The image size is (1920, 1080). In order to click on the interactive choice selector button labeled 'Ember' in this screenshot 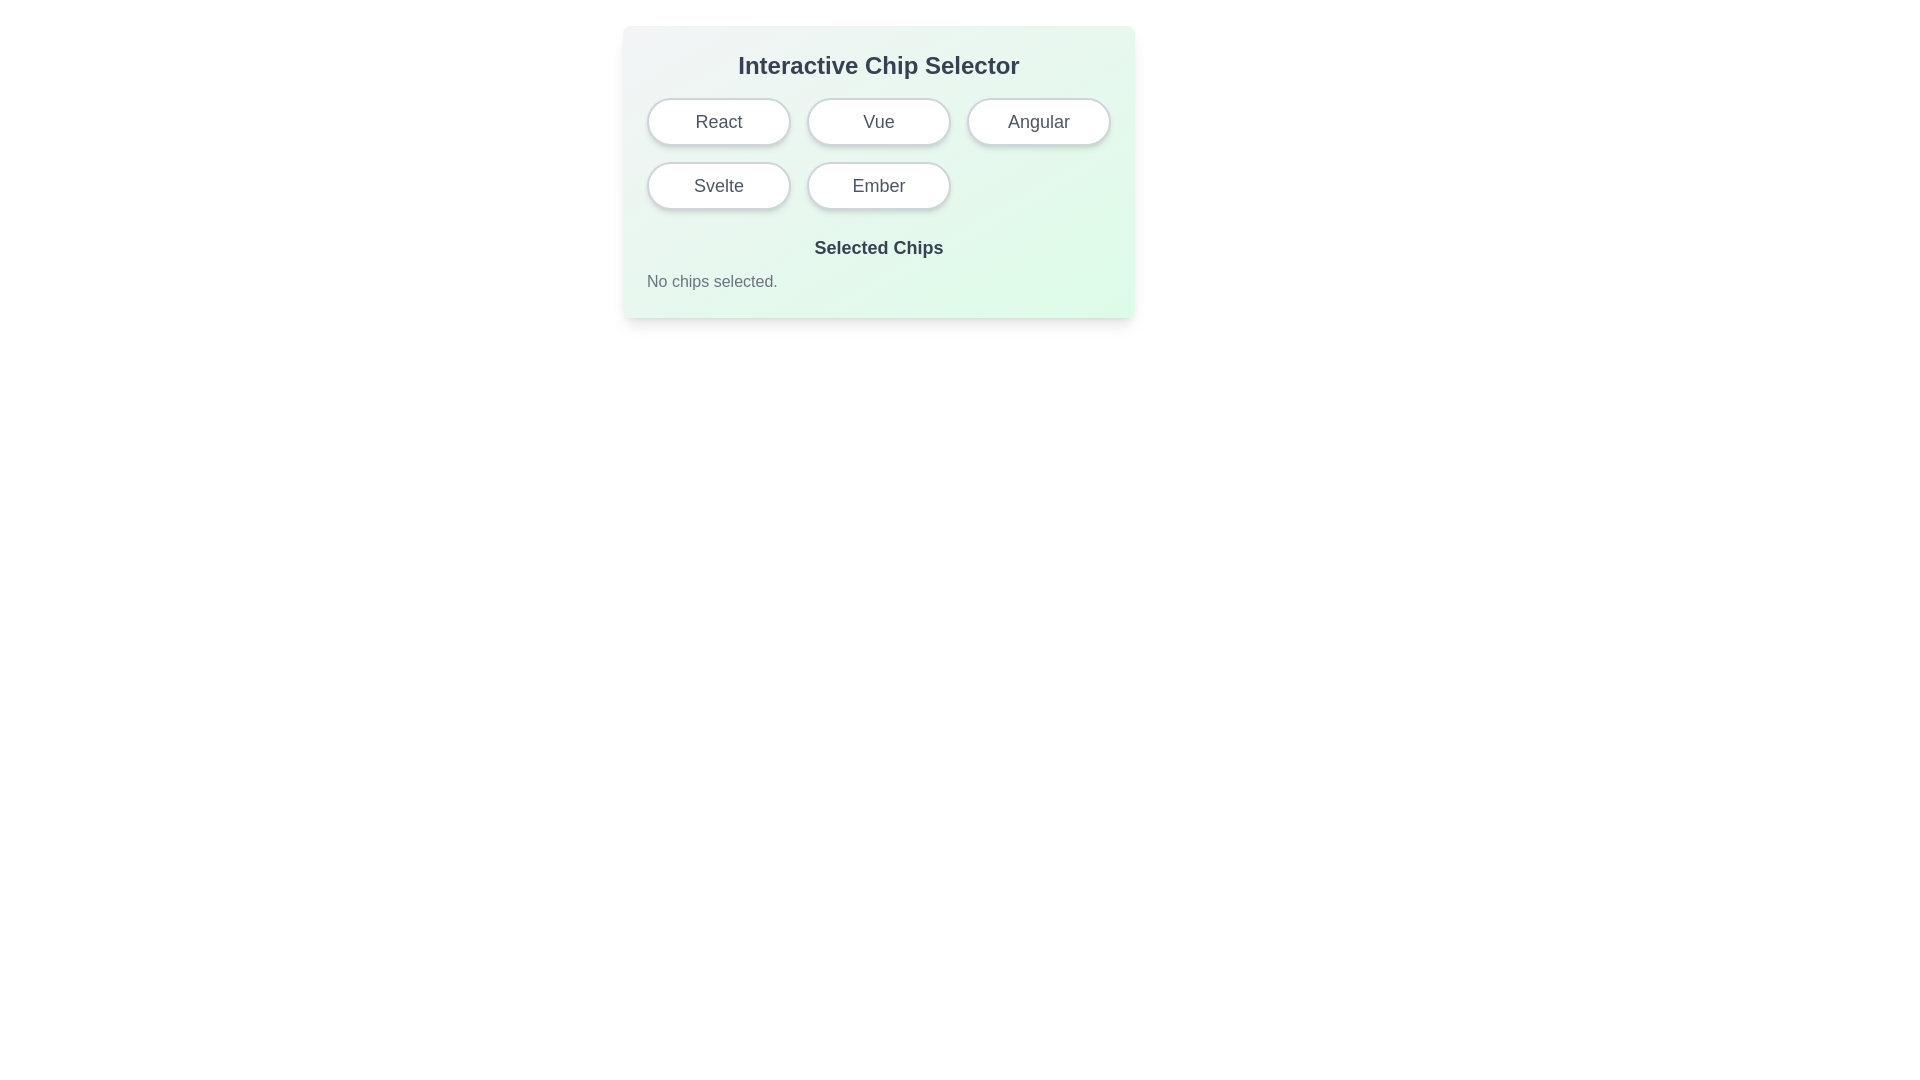, I will do `click(878, 185)`.